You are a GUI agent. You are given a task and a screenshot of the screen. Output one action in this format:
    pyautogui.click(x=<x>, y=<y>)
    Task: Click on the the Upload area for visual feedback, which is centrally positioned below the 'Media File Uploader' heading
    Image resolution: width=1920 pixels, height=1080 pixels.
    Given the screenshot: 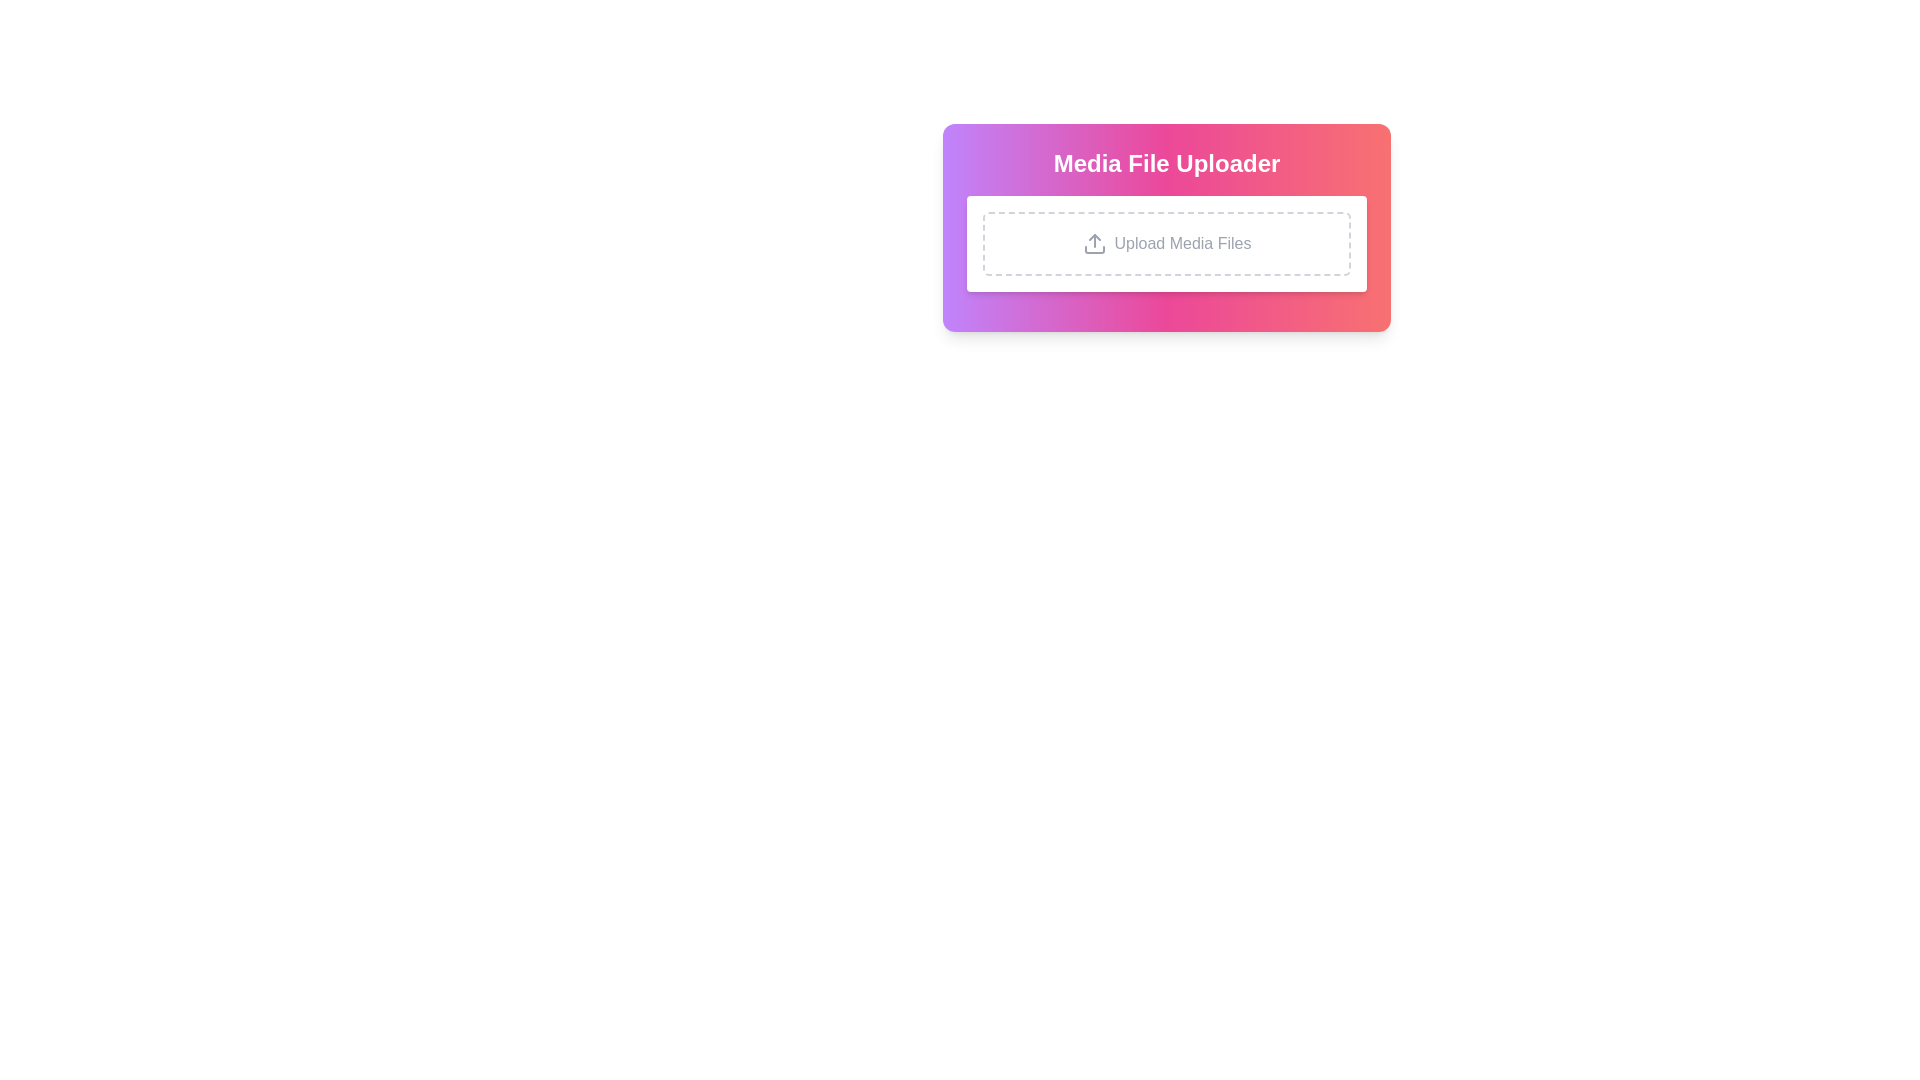 What is the action you would take?
    pyautogui.click(x=1166, y=242)
    